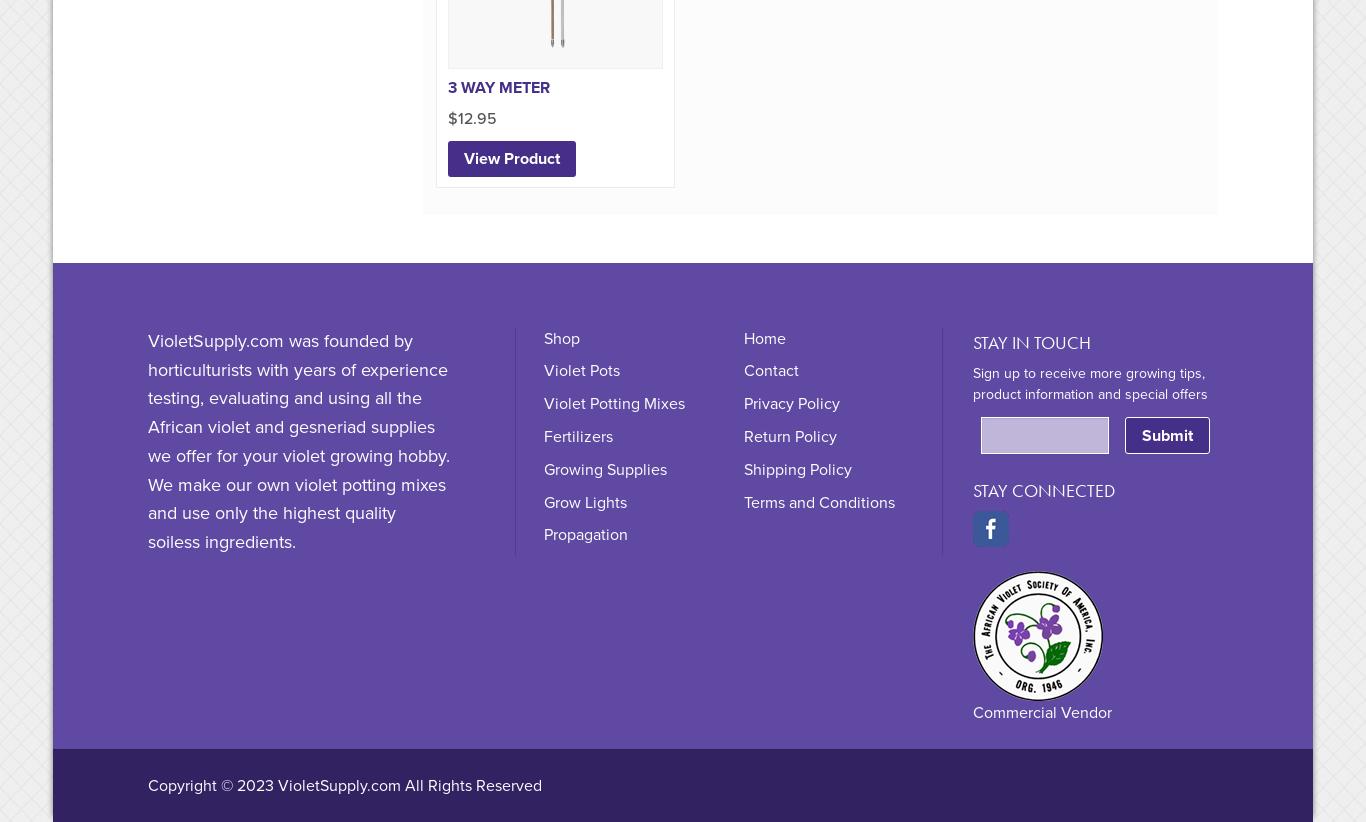 This screenshot has height=822, width=1366. Describe the element at coordinates (344, 785) in the screenshot. I see `'Copyright © 2023 VioletSupply.com All Rights Reserved'` at that location.